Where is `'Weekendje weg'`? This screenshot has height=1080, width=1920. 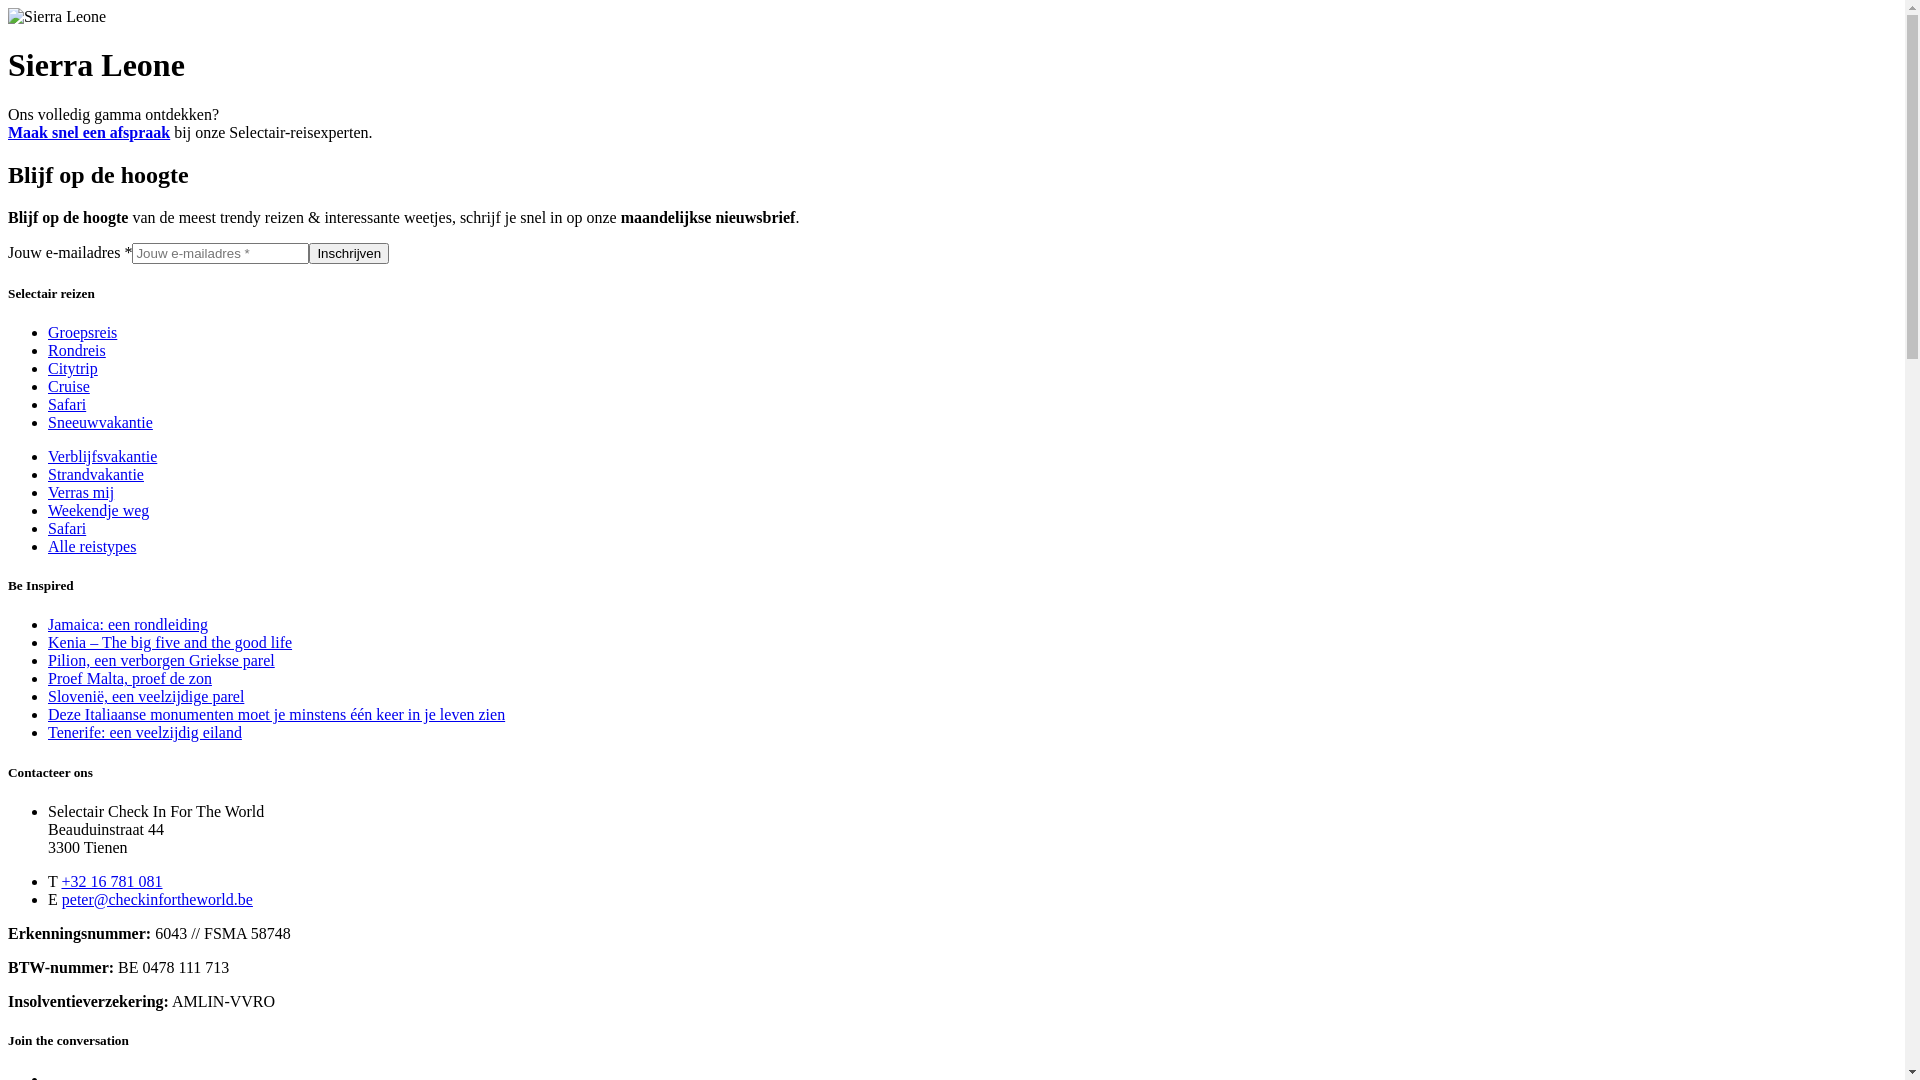
'Weekendje weg' is located at coordinates (97, 509).